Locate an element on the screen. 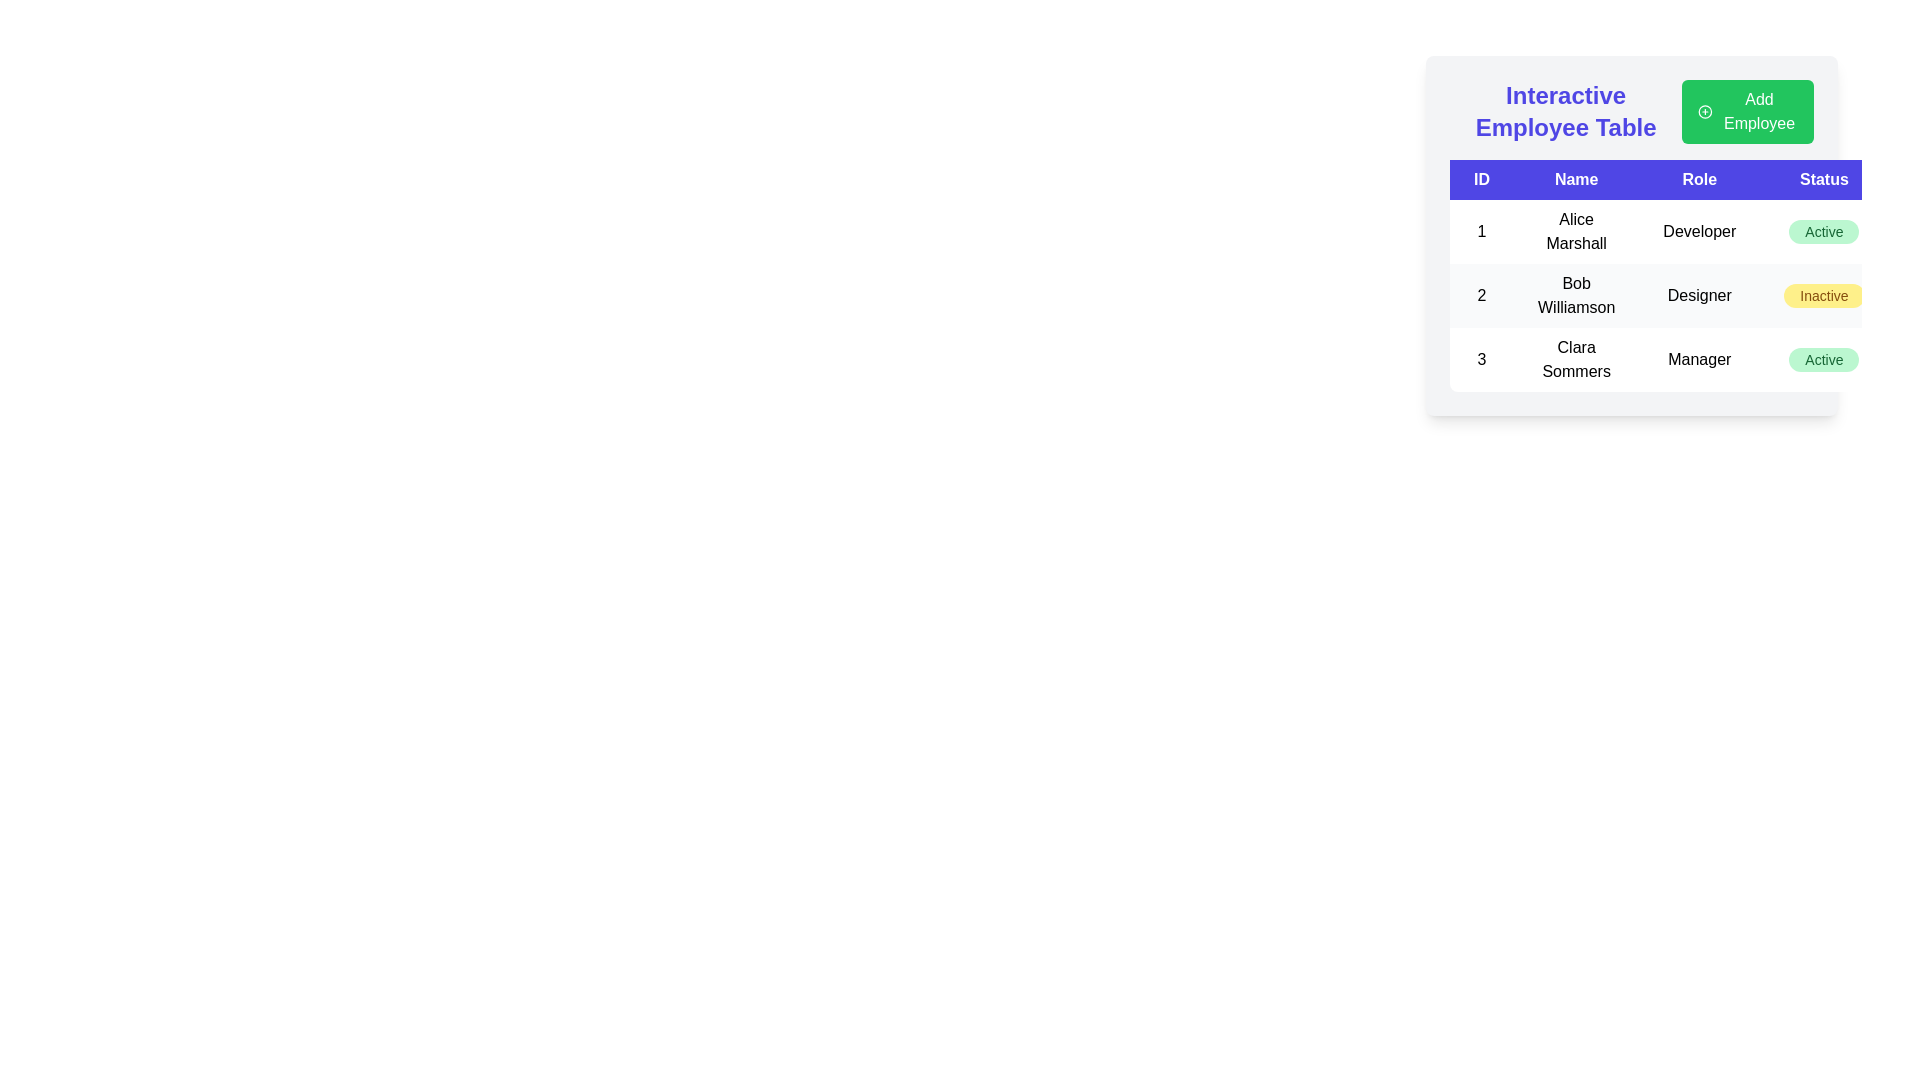 The width and height of the screenshot is (1920, 1080). the text label displaying 'Designer' in the 'Role' column of the 'Interactive Employee Table' for 'Bob Williamson' is located at coordinates (1698, 296).